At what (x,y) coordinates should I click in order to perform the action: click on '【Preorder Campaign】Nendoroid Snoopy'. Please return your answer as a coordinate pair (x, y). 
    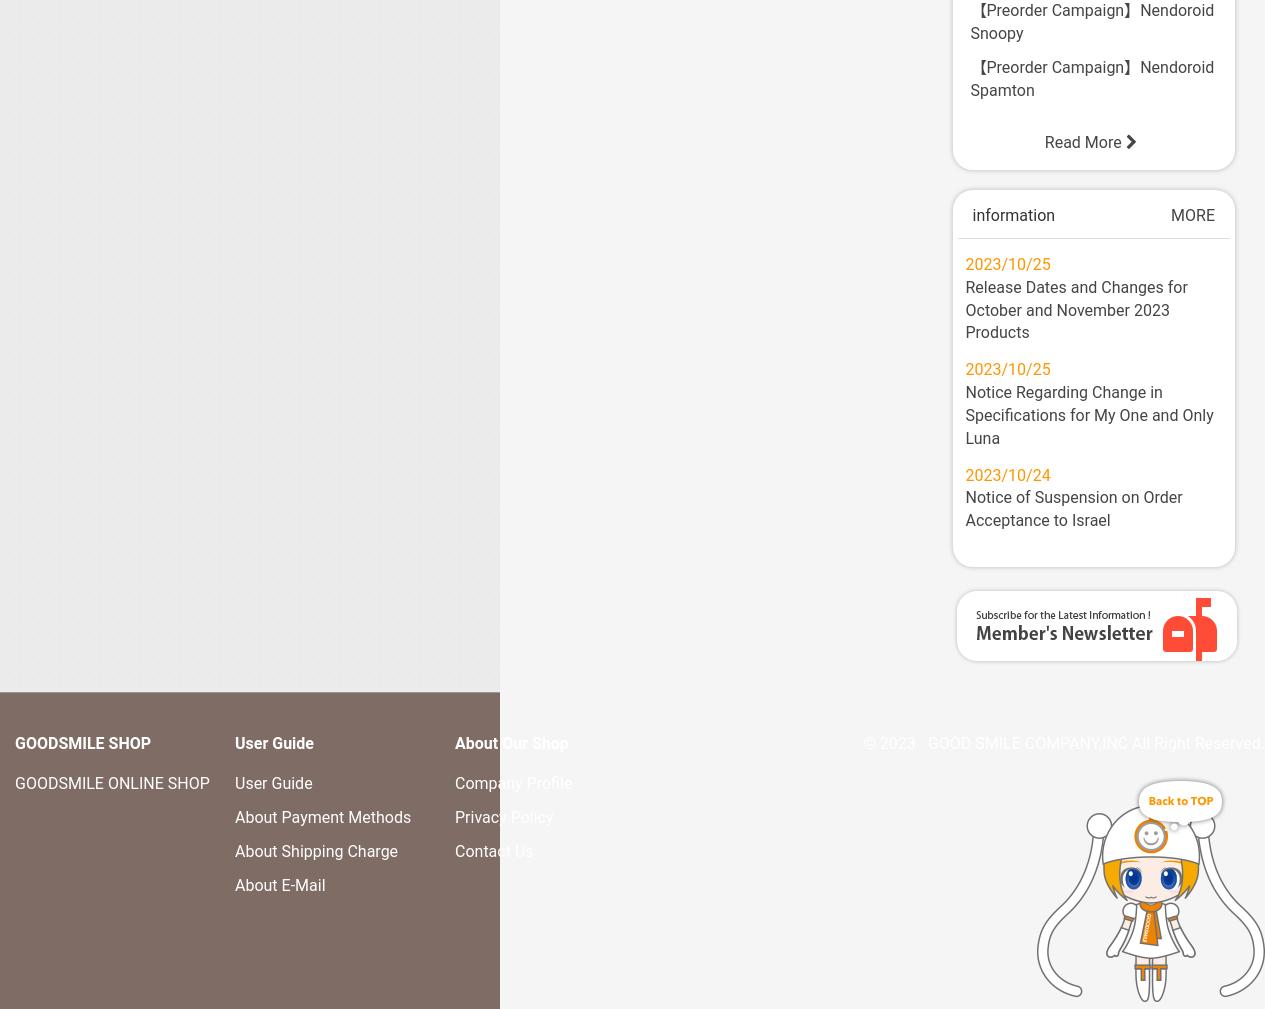
    Looking at the image, I should click on (1090, 19).